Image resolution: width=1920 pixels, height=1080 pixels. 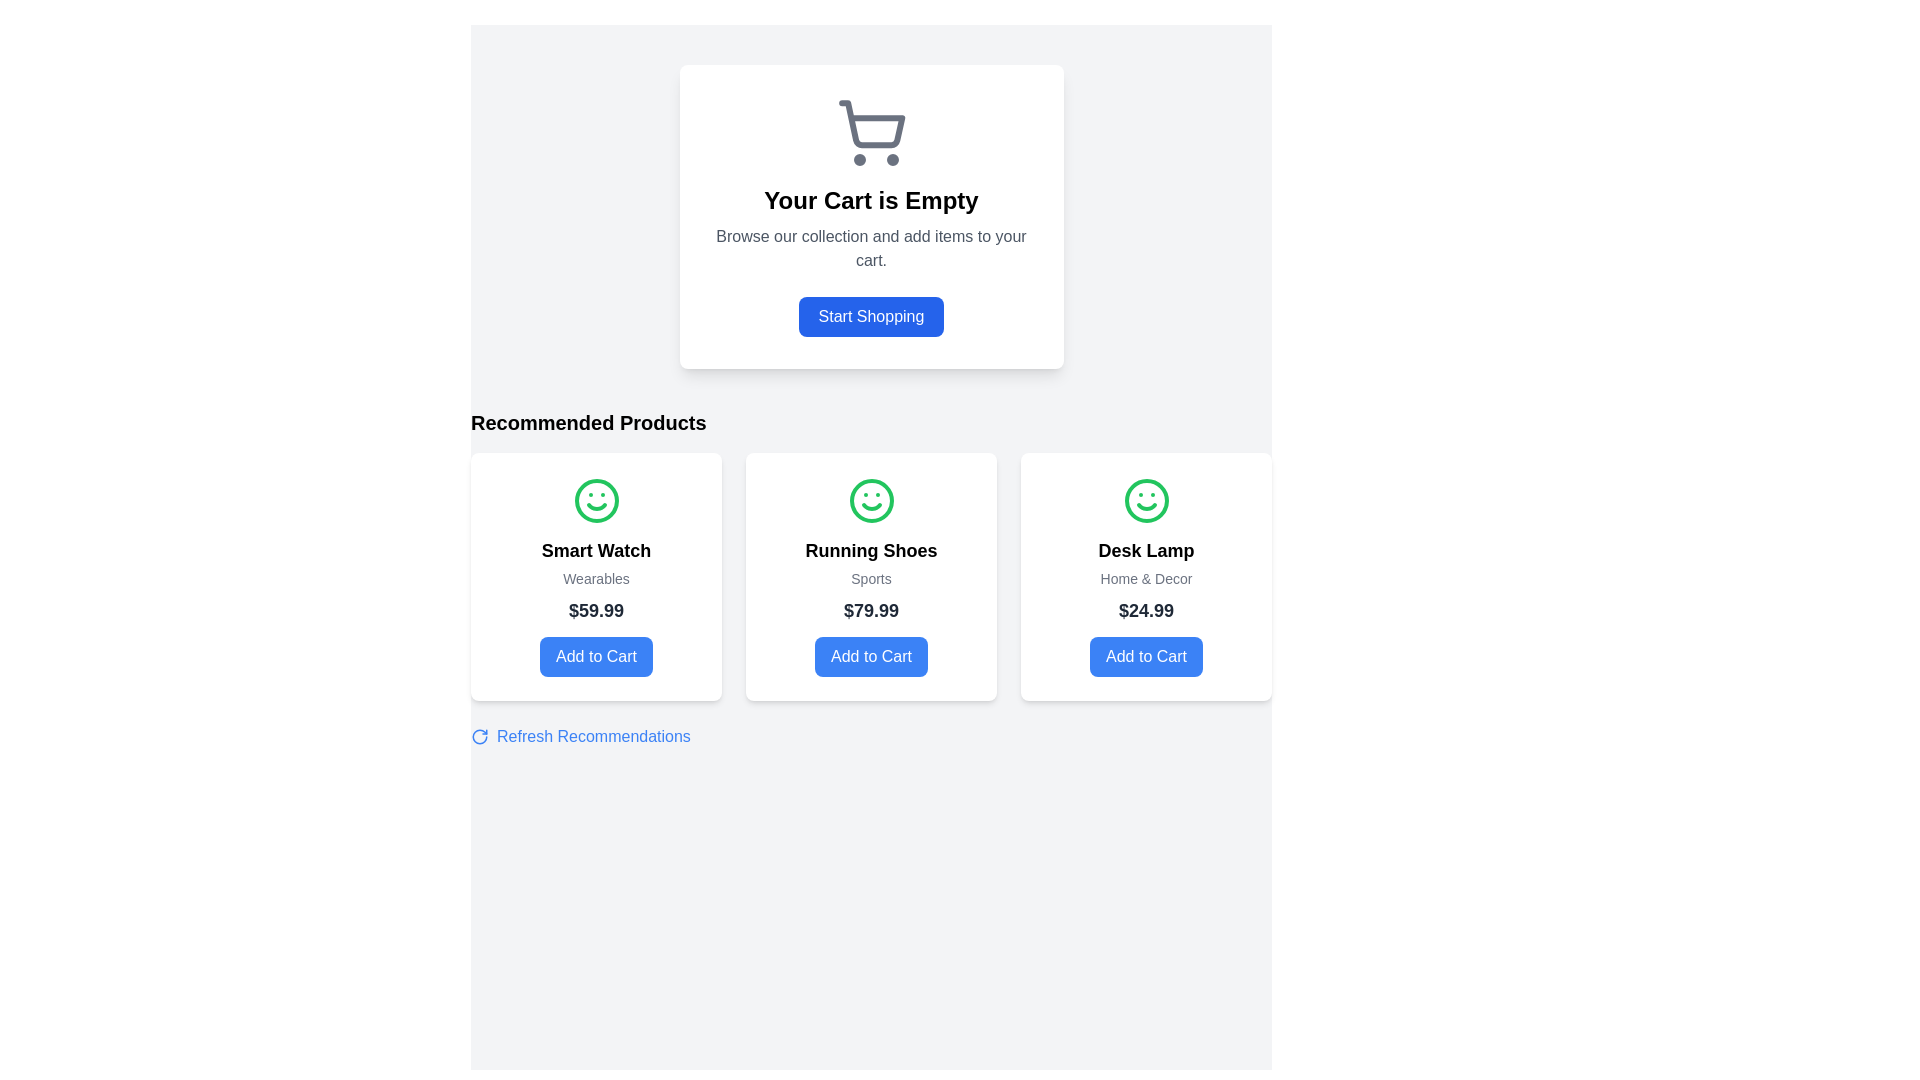 What do you see at coordinates (595, 609) in the screenshot?
I see `the price label indicating the cost of the 'Smart Watch' product in the 'Recommended Products' section, which is located below the product name and category labels, and above the 'Add to Cart' button` at bounding box center [595, 609].